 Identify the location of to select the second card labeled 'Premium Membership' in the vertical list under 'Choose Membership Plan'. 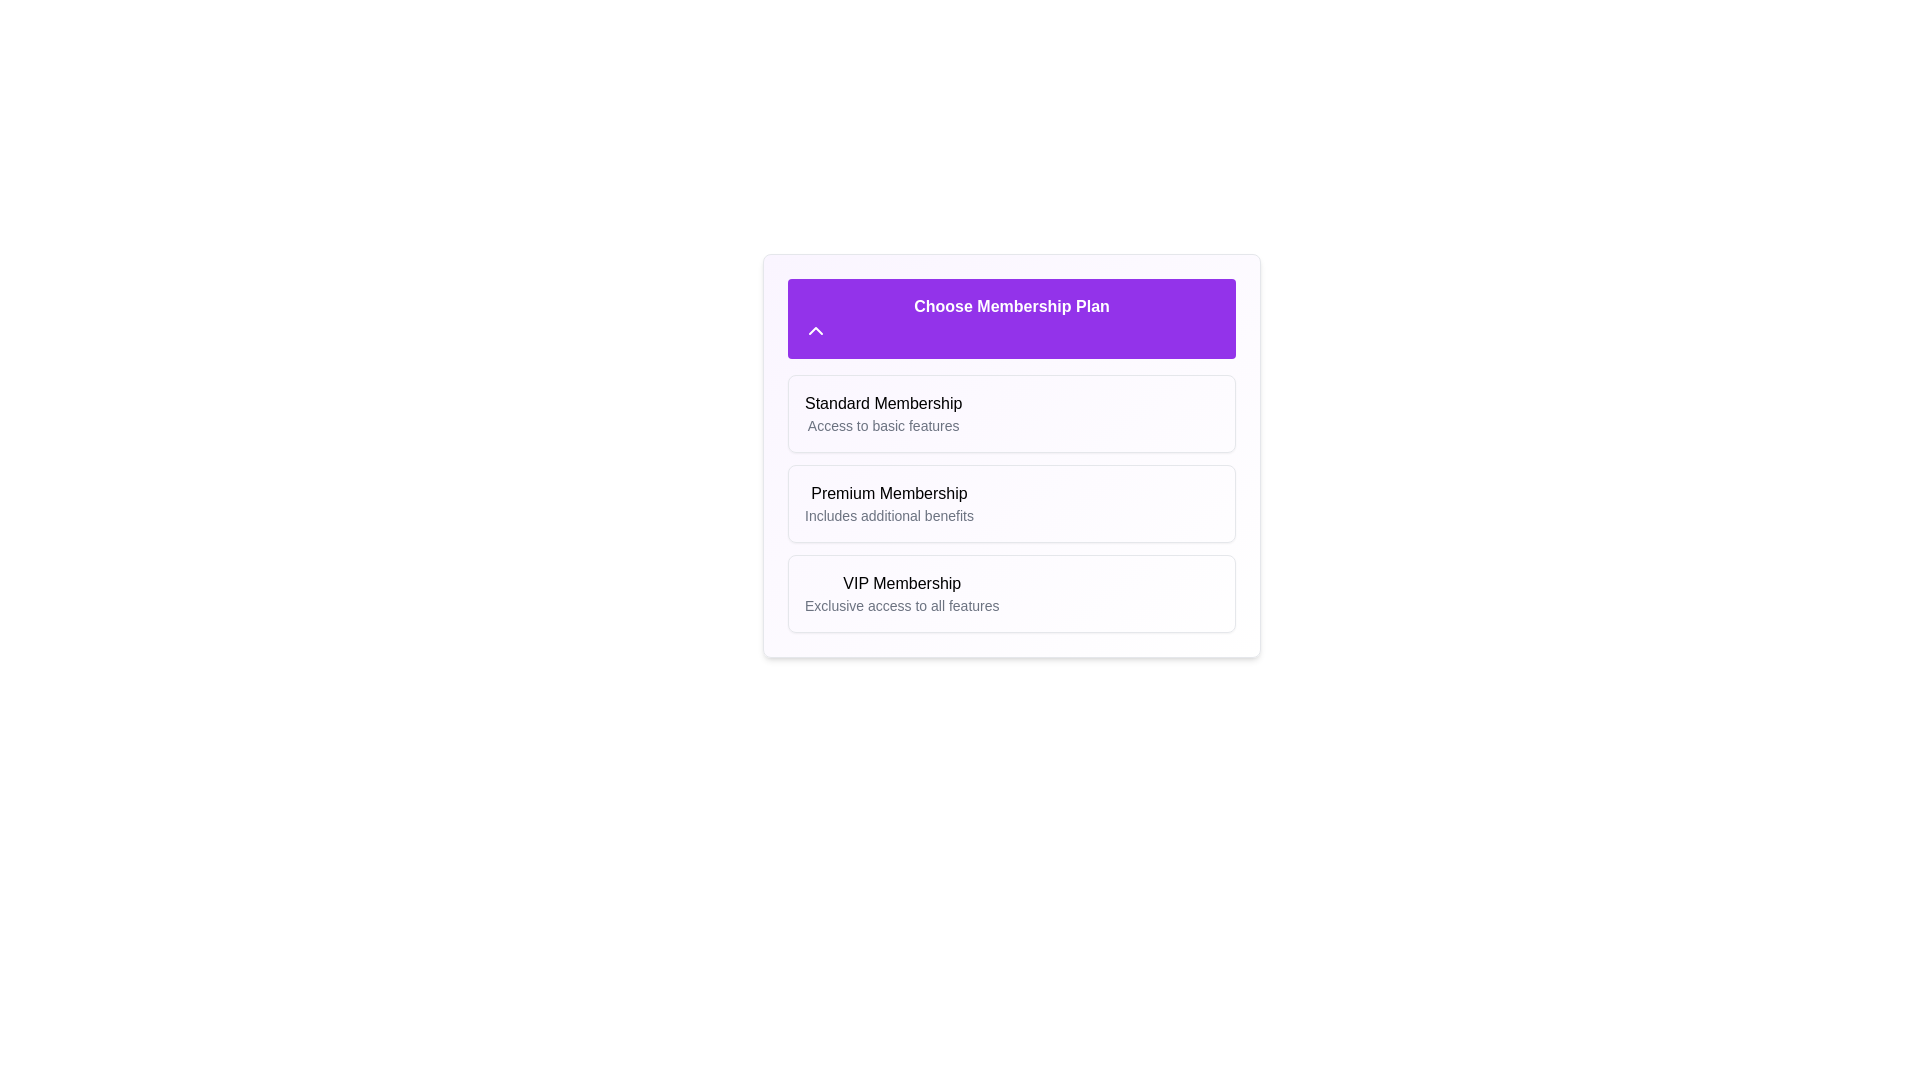
(1012, 503).